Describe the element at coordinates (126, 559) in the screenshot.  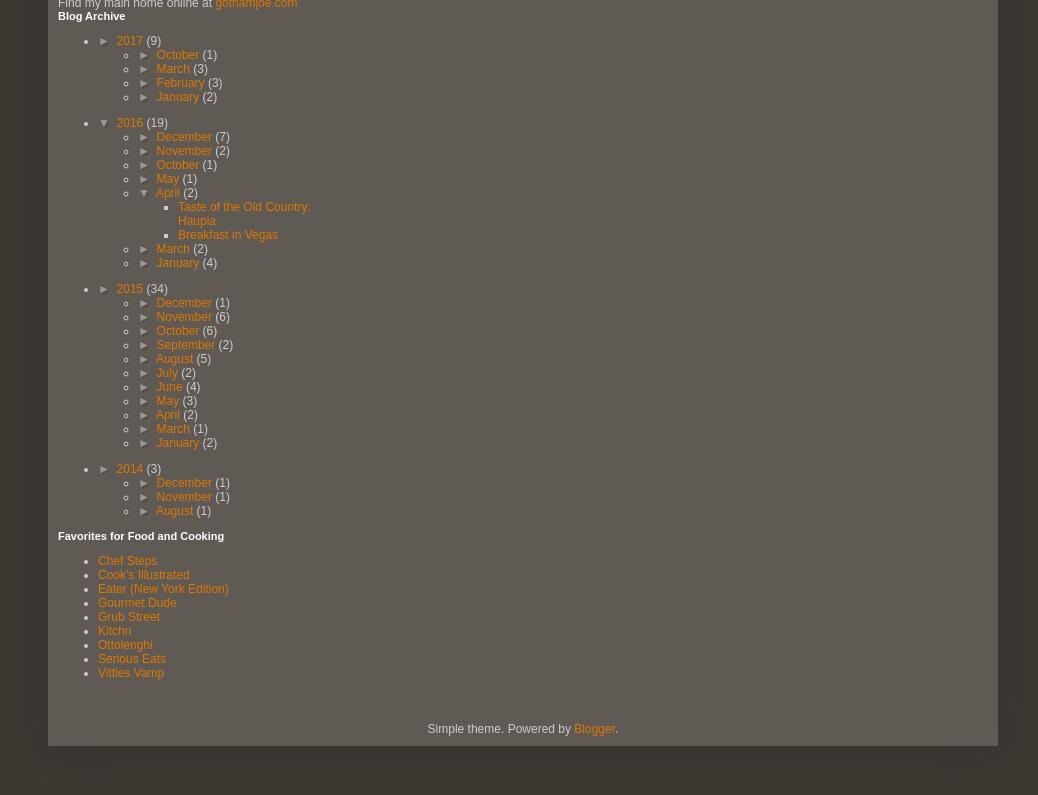
I see `'Chef Steps'` at that location.